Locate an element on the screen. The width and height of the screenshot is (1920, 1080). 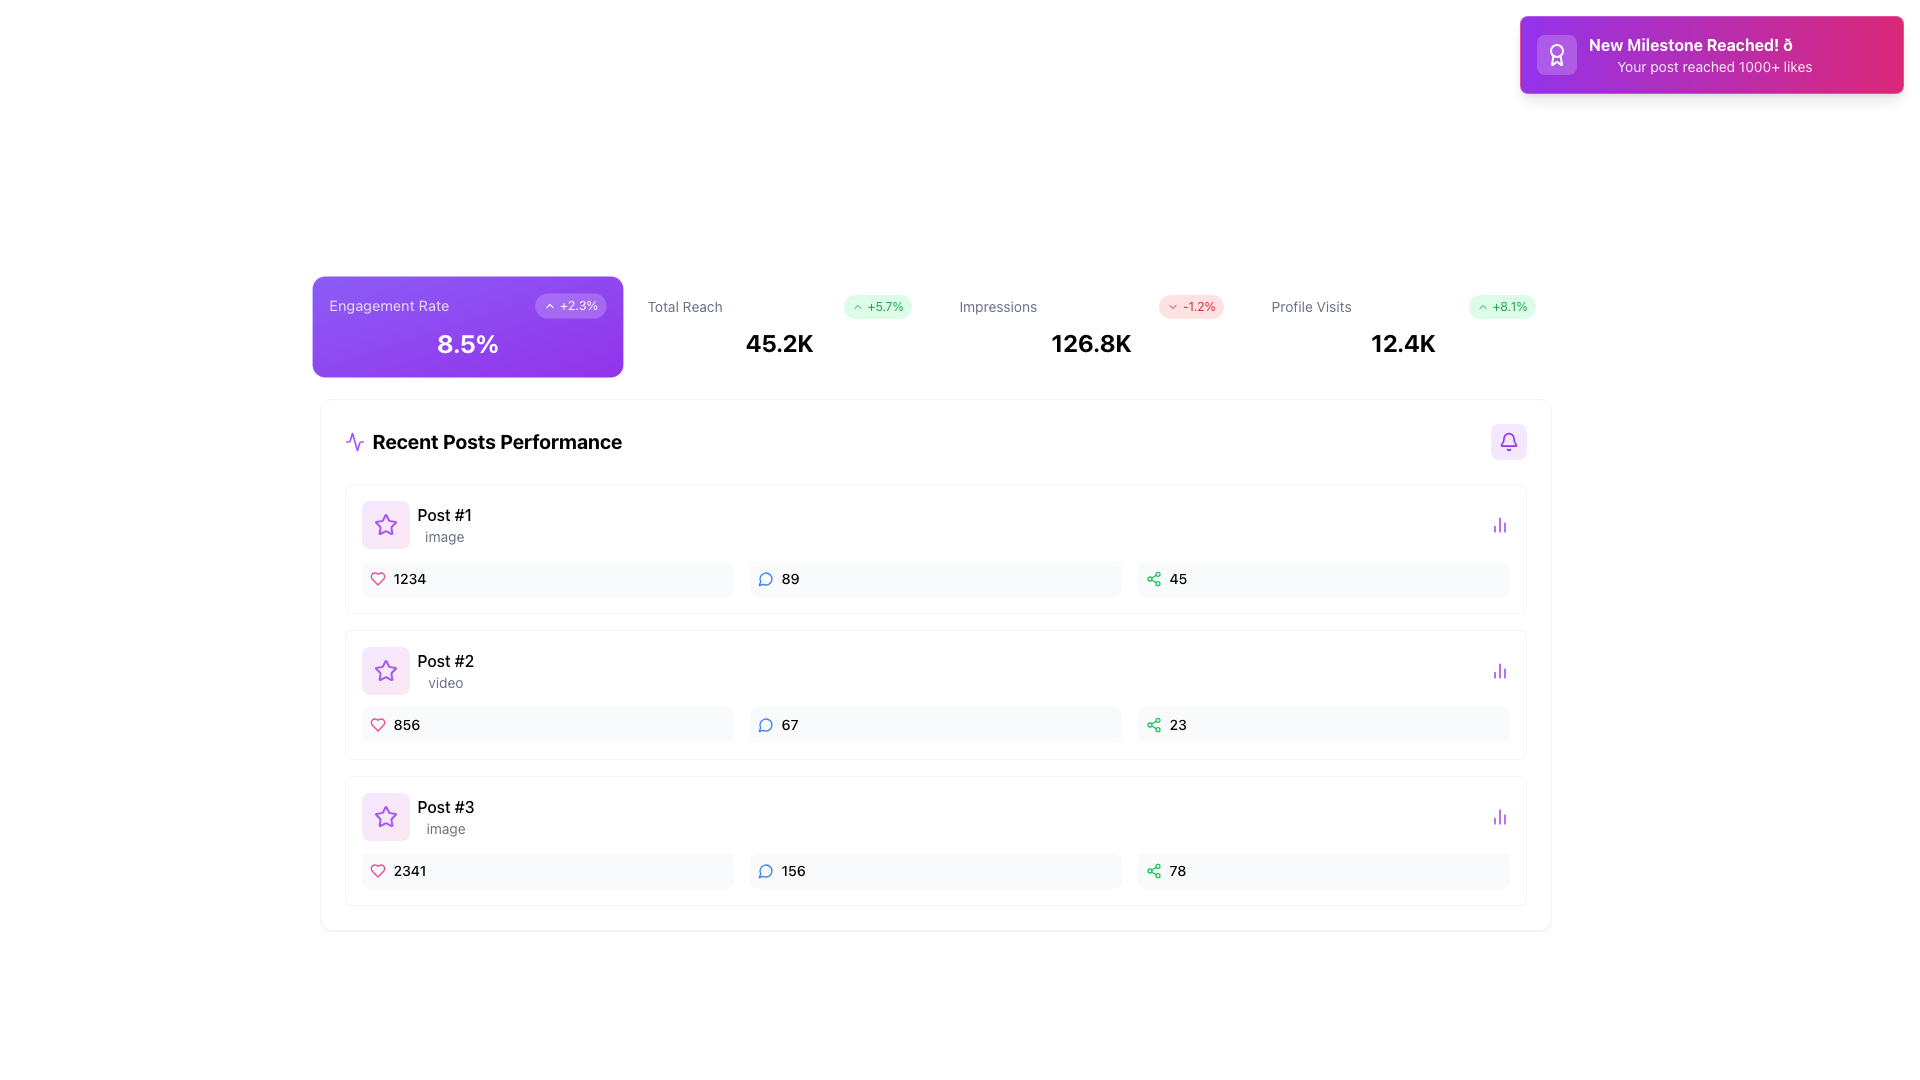
the Content summary card displaying 'Post #3' with the descriptor 'image' in the 'Recent Posts Performance' section is located at coordinates (934, 817).